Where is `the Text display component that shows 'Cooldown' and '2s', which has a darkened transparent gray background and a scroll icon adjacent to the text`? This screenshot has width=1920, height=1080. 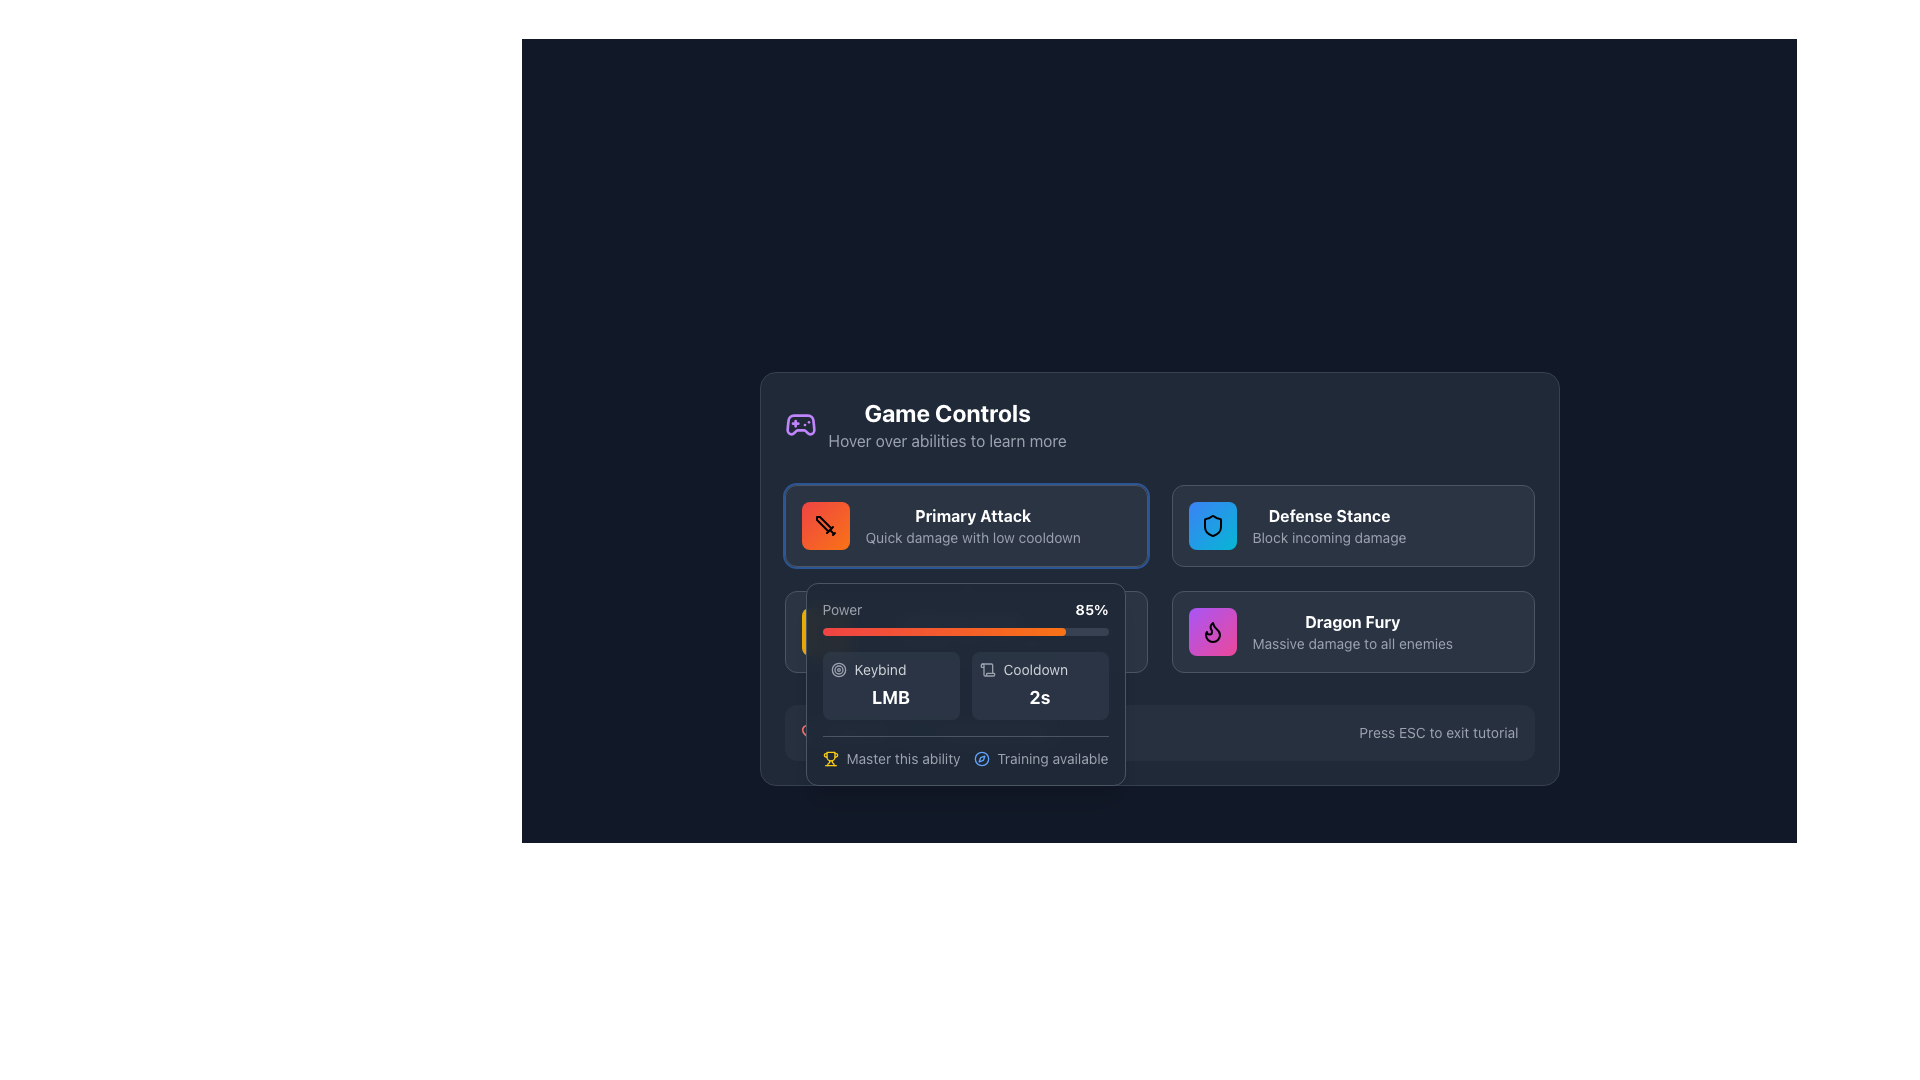
the Text display component that shows 'Cooldown' and '2s', which has a darkened transparent gray background and a scroll icon adjacent to the text is located at coordinates (1040, 685).